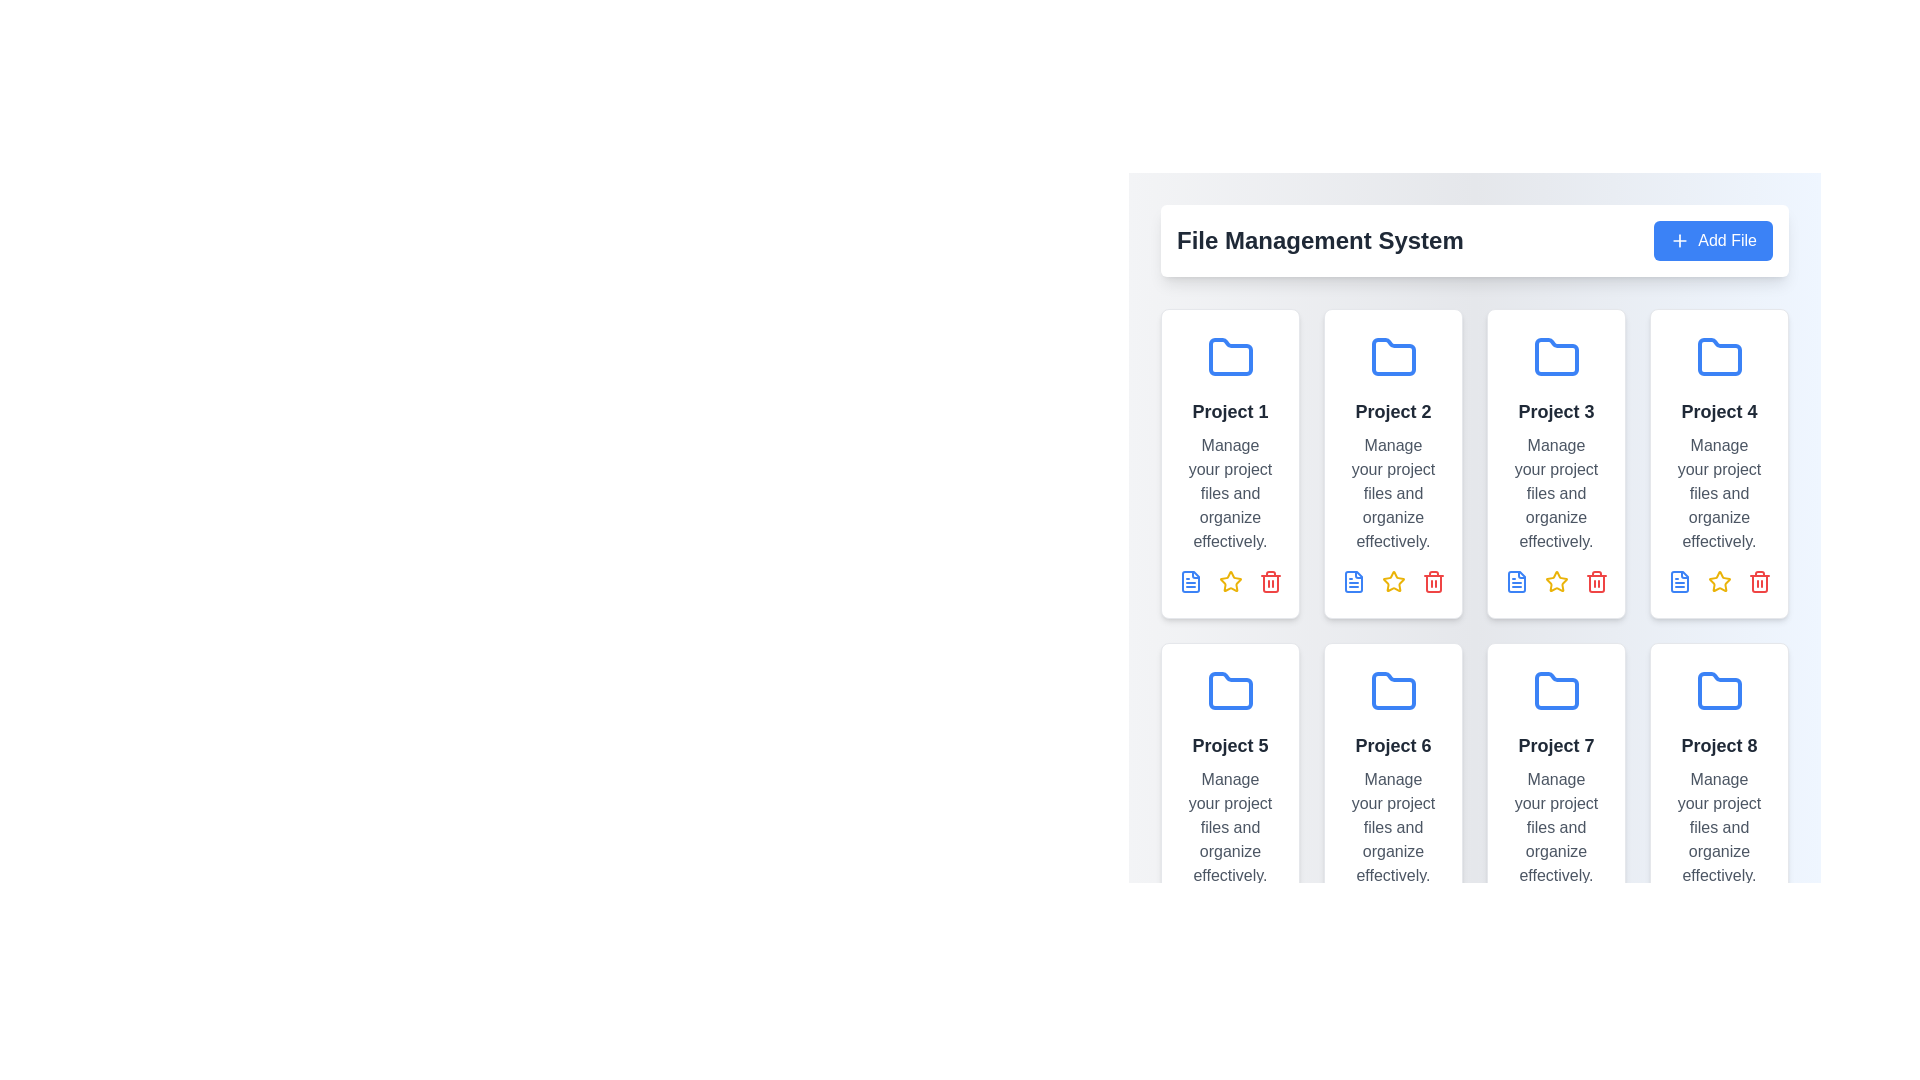  Describe the element at coordinates (1718, 745) in the screenshot. I see `text label that serves as a title or heading for 'Project 8', positioned in the lower-right corner of a group of cards, below a folder icon and above smaller descriptive text` at that location.